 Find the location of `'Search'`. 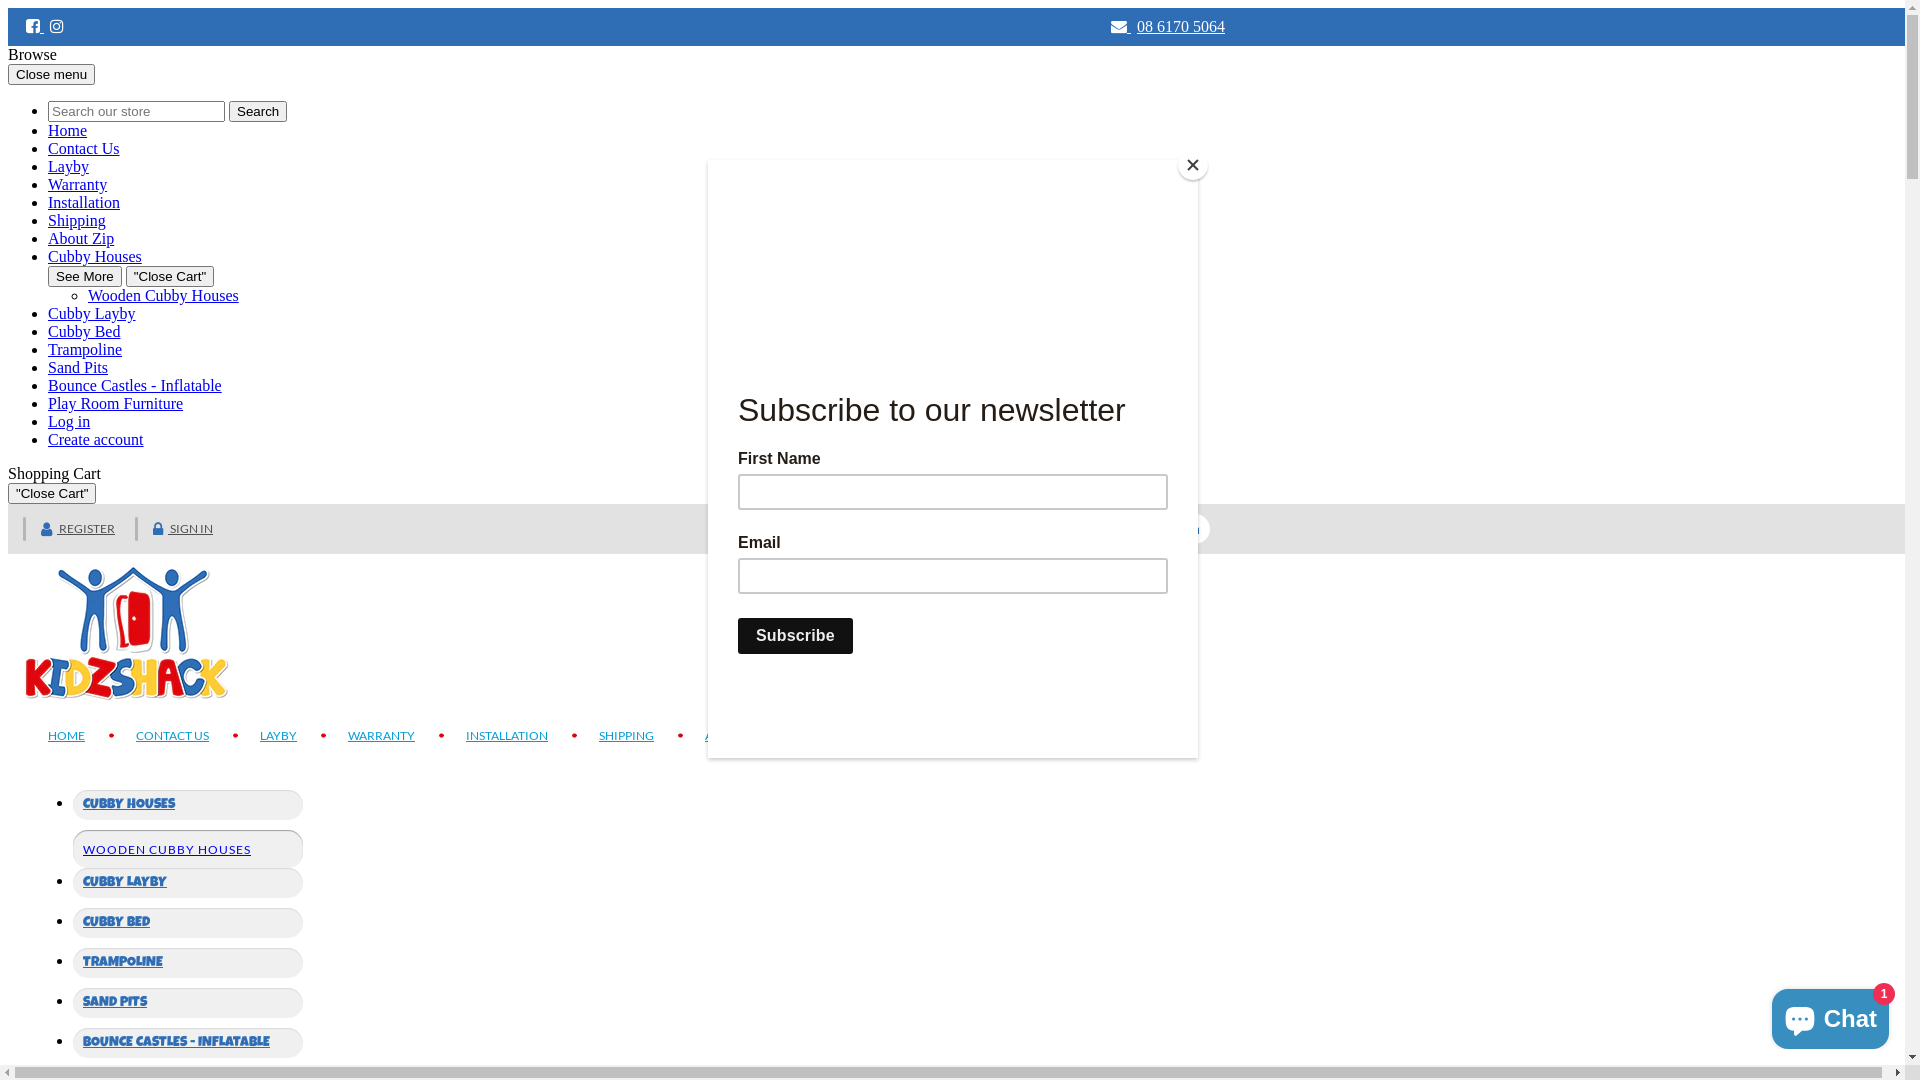

'Search' is located at coordinates (257, 111).